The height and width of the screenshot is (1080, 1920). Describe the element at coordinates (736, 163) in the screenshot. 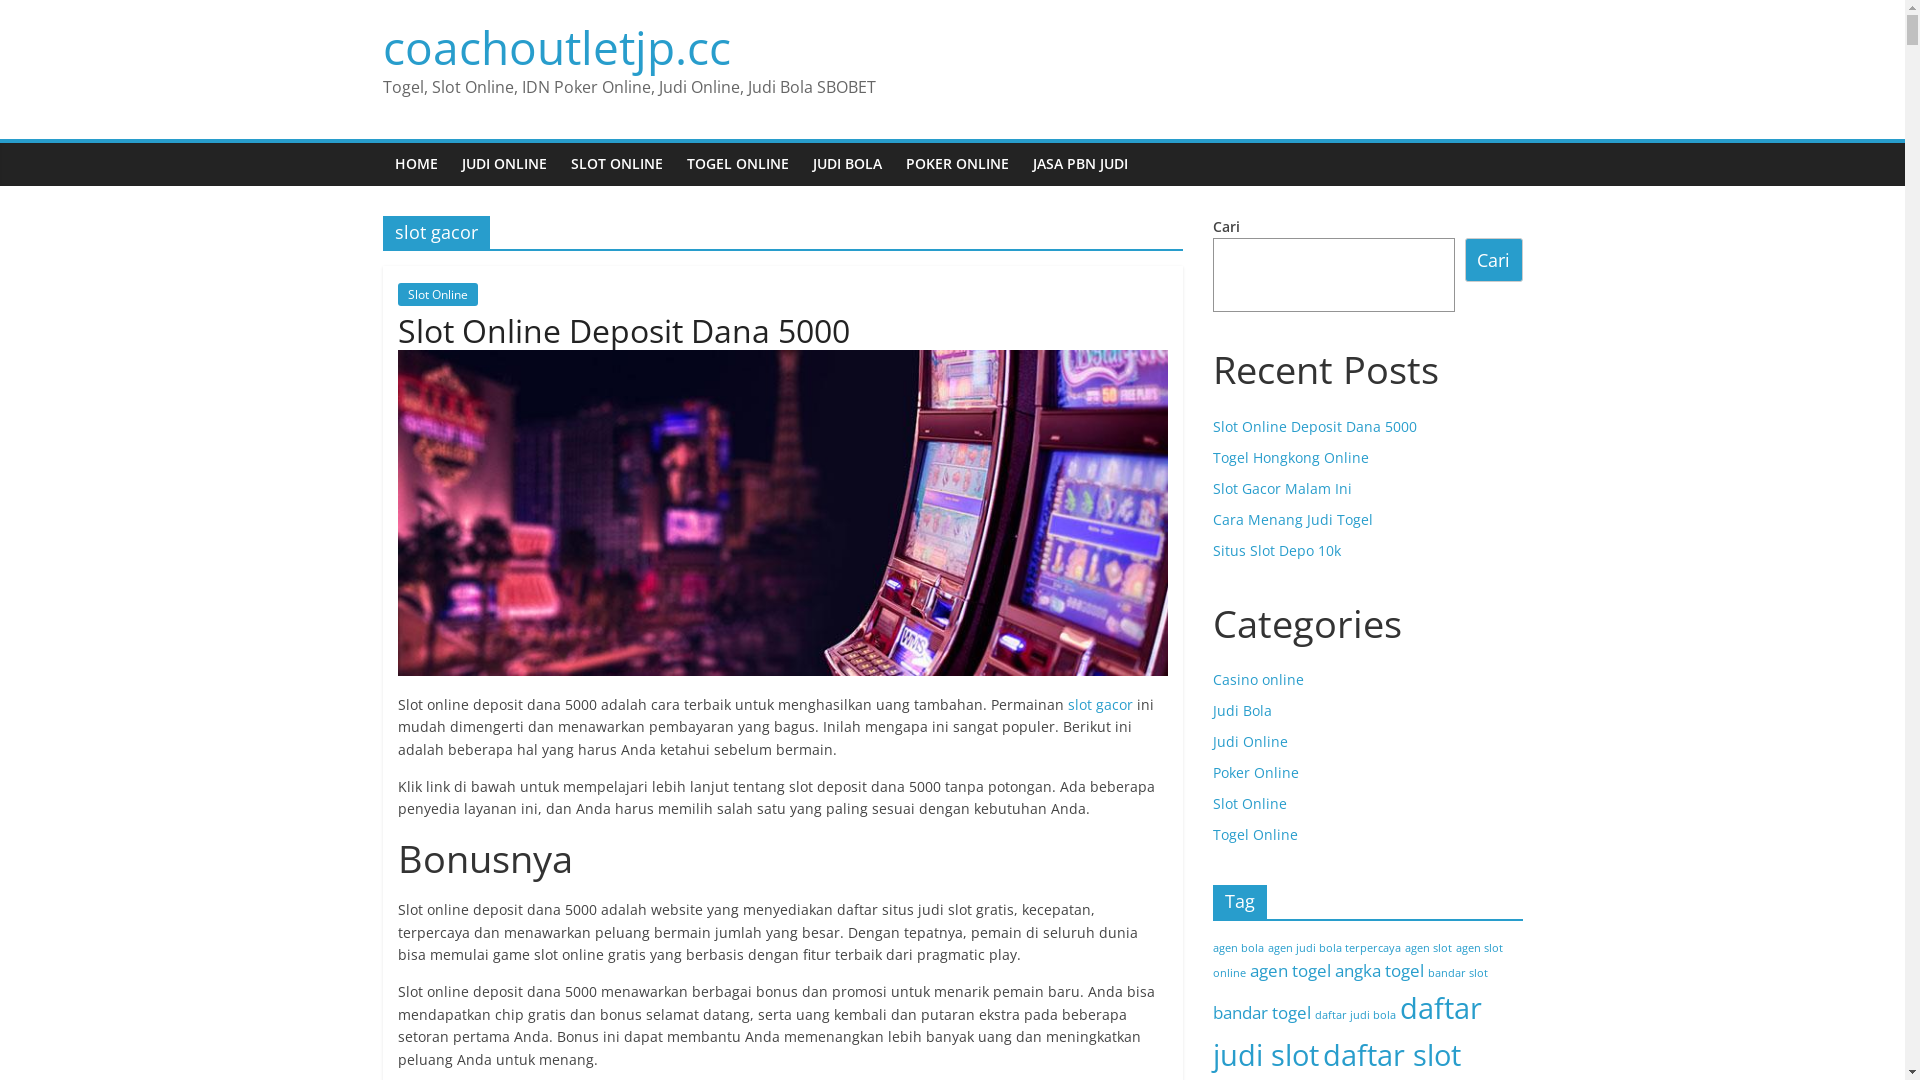

I see `'TOGEL ONLINE'` at that location.